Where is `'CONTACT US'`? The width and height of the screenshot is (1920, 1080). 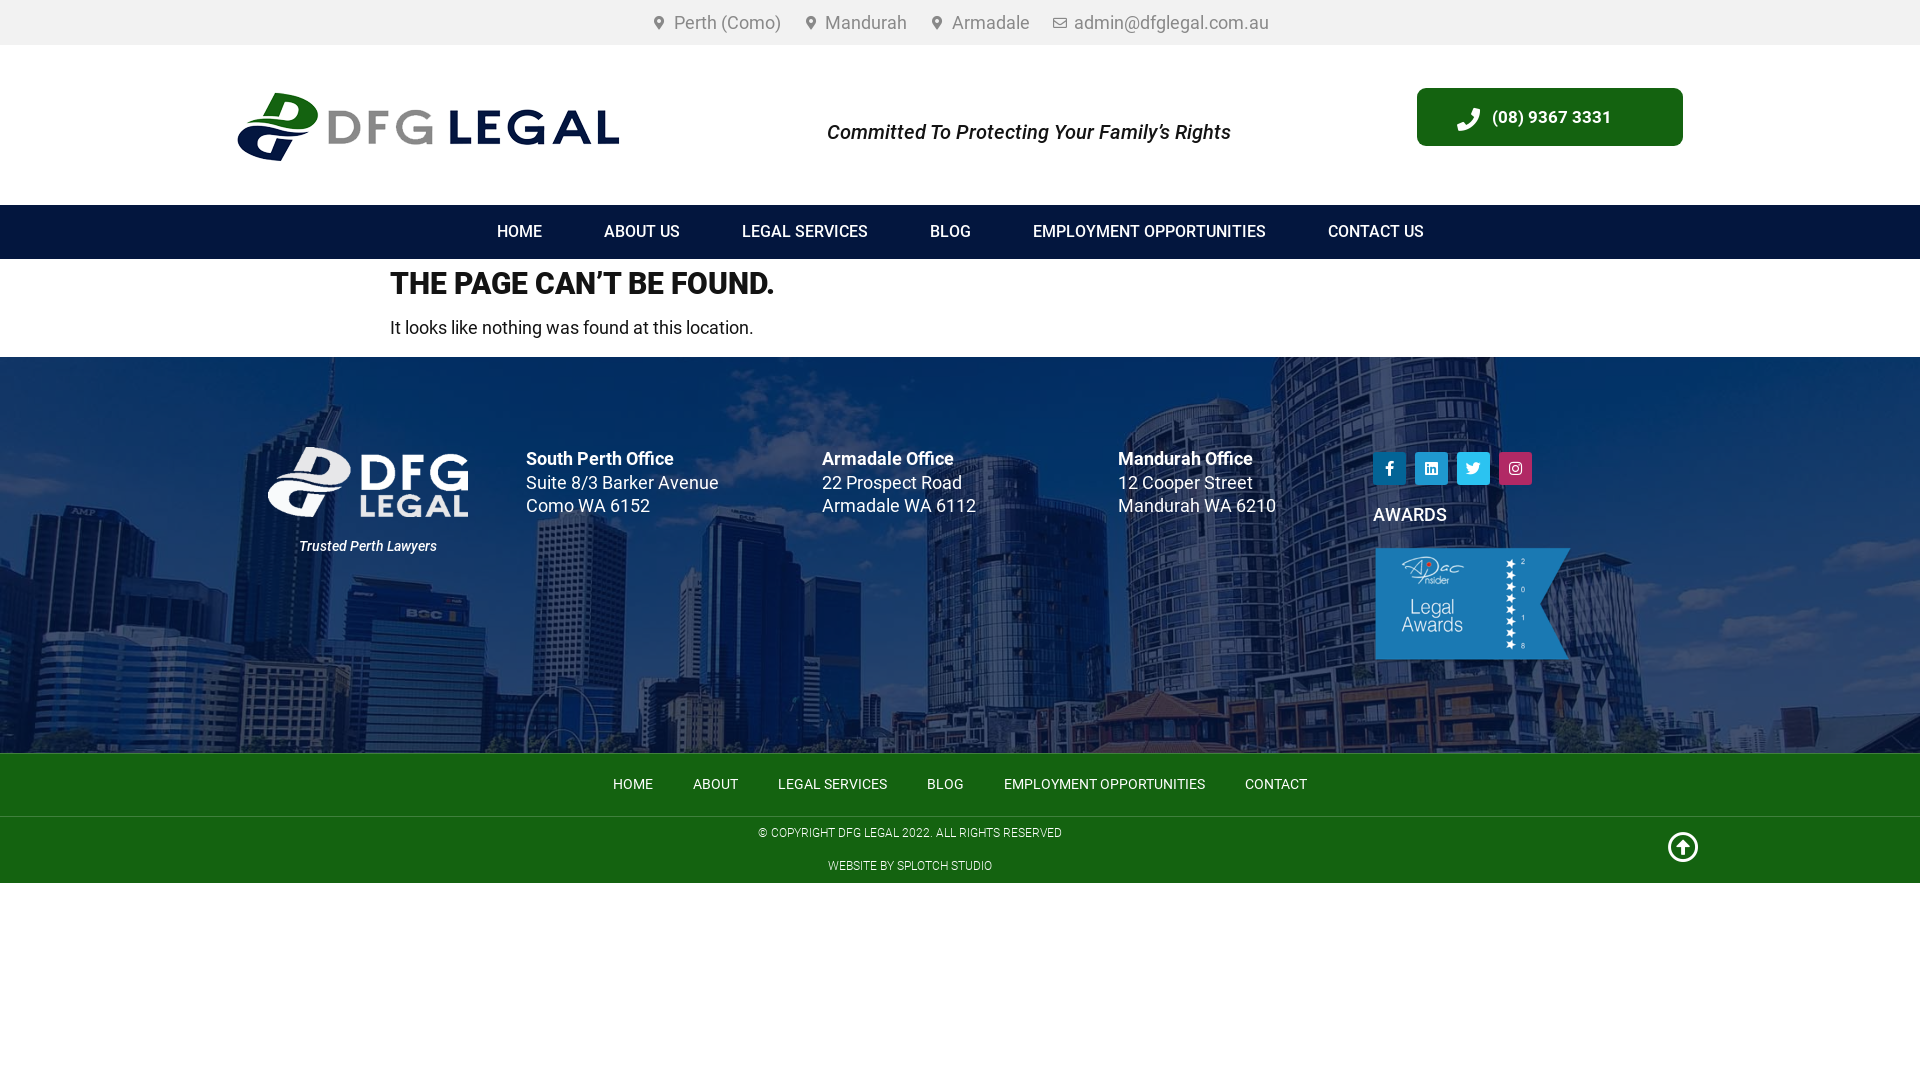
'CONTACT US' is located at coordinates (1373, 230).